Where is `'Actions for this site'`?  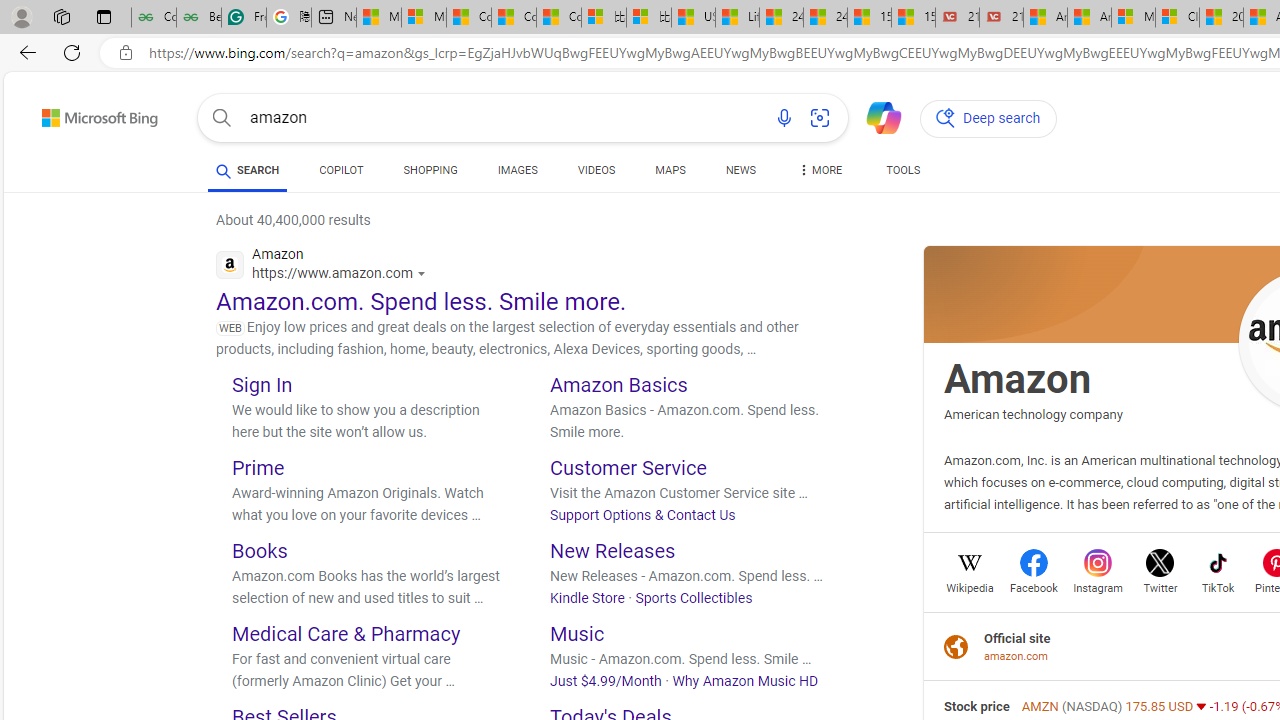
'Actions for this site' is located at coordinates (423, 273).